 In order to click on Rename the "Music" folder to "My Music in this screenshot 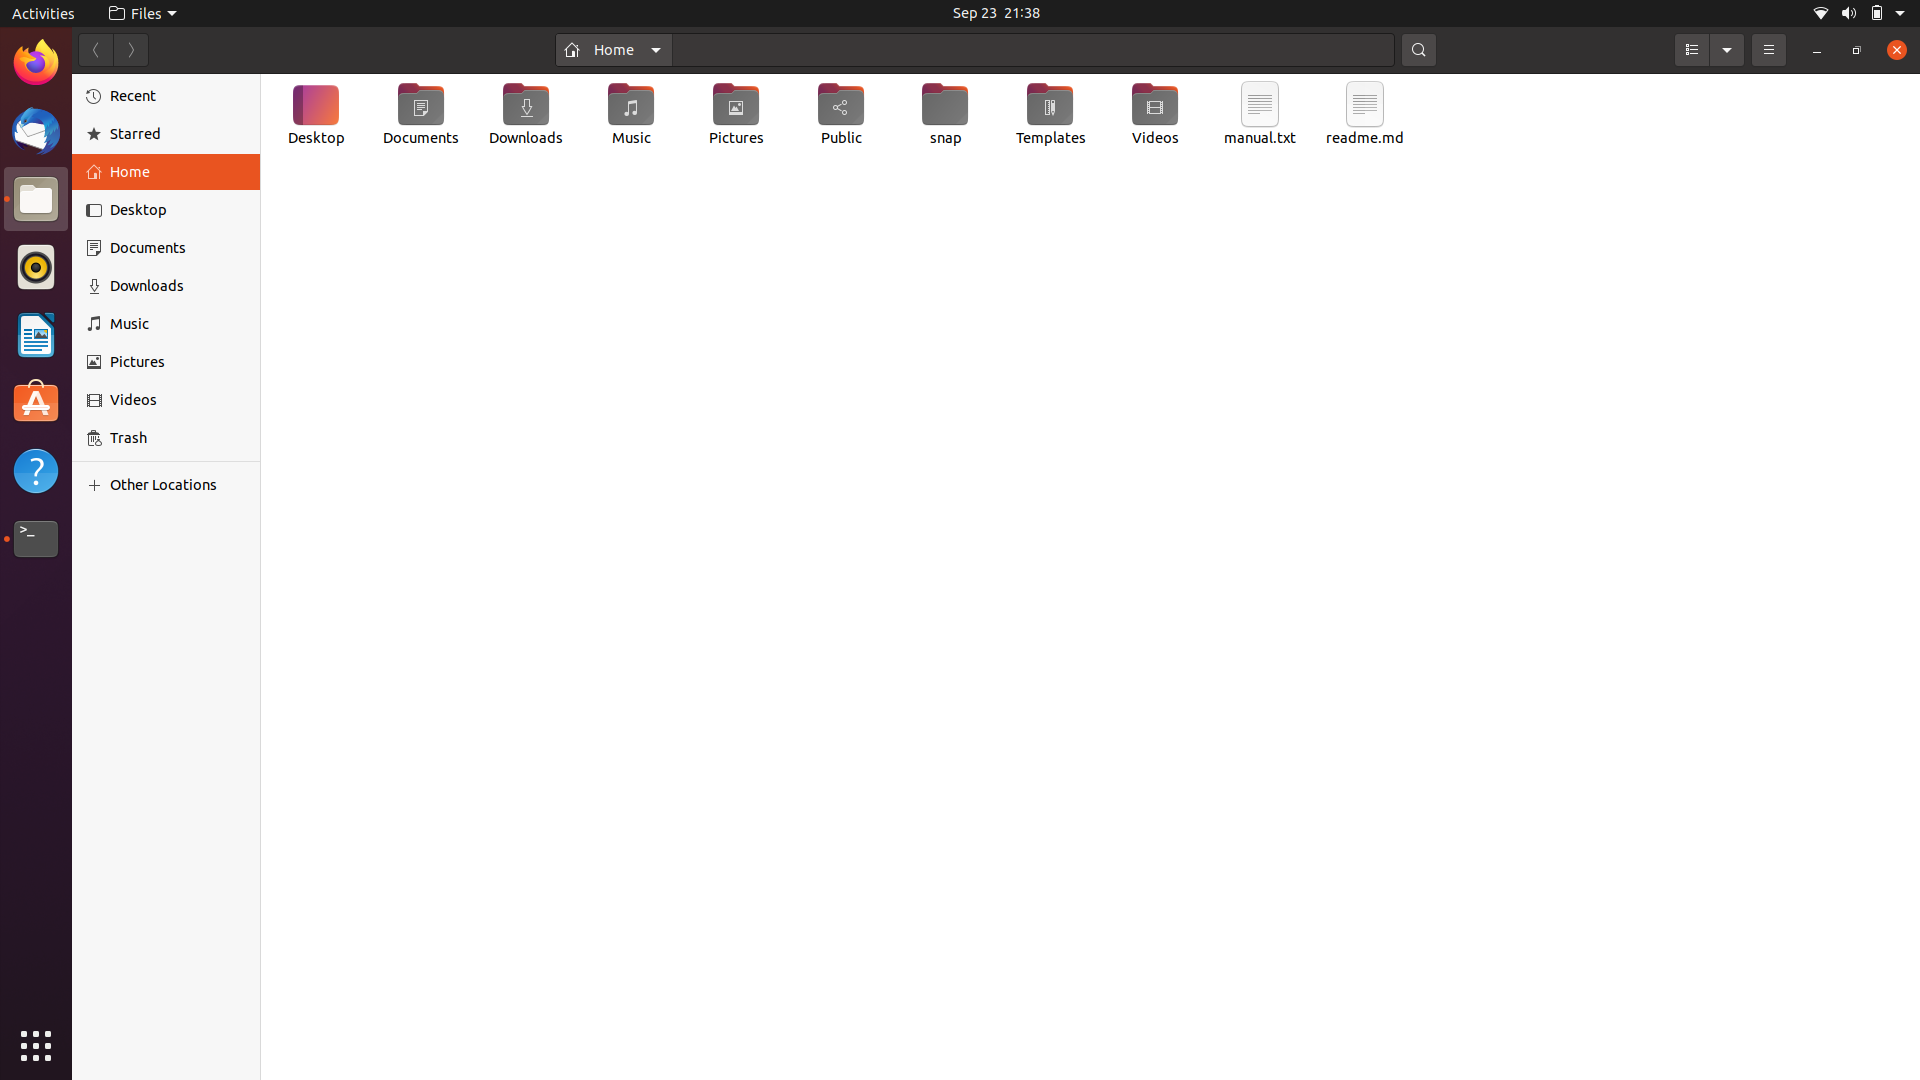, I will do `click(629, 118)`.